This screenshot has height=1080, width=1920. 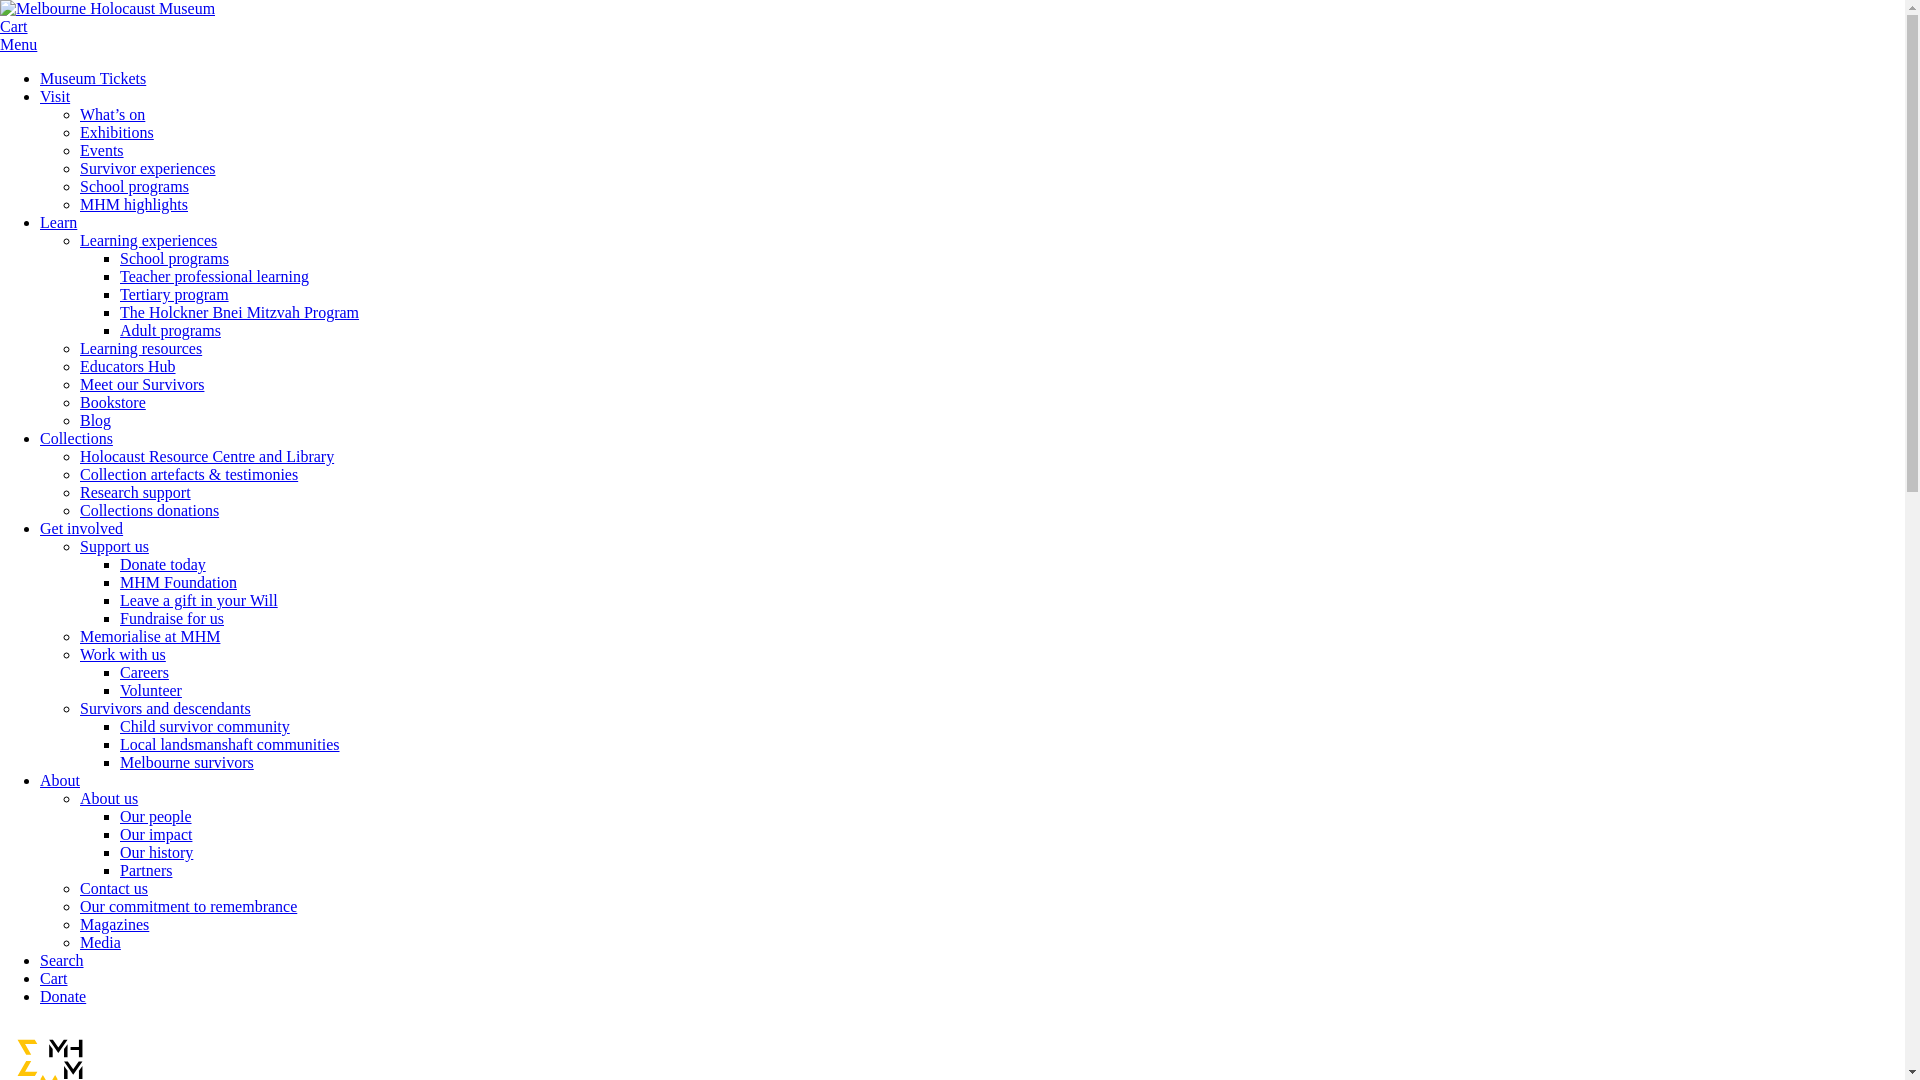 What do you see at coordinates (113, 887) in the screenshot?
I see `'Contact us'` at bounding box center [113, 887].